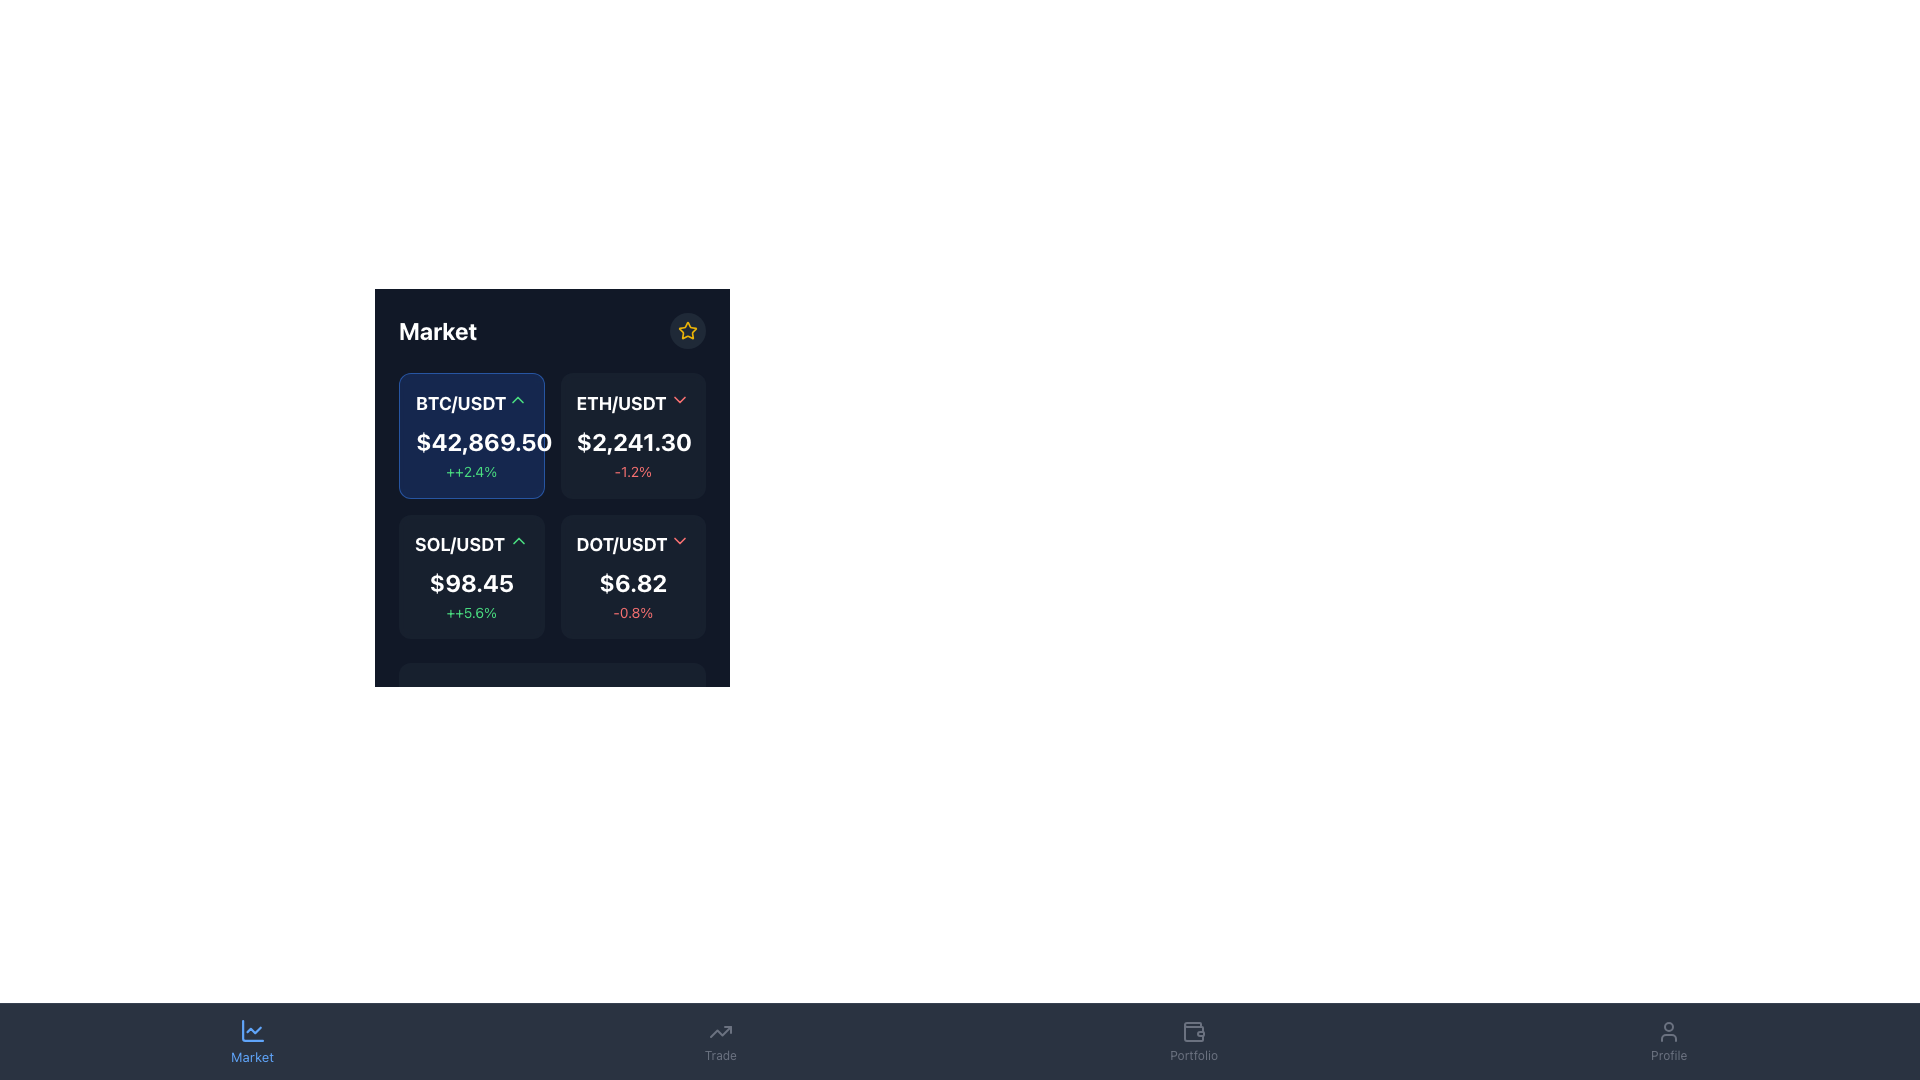  What do you see at coordinates (470, 544) in the screenshot?
I see `the financial trading pair label element for SOL/USDT located in the top left corner of its card` at bounding box center [470, 544].